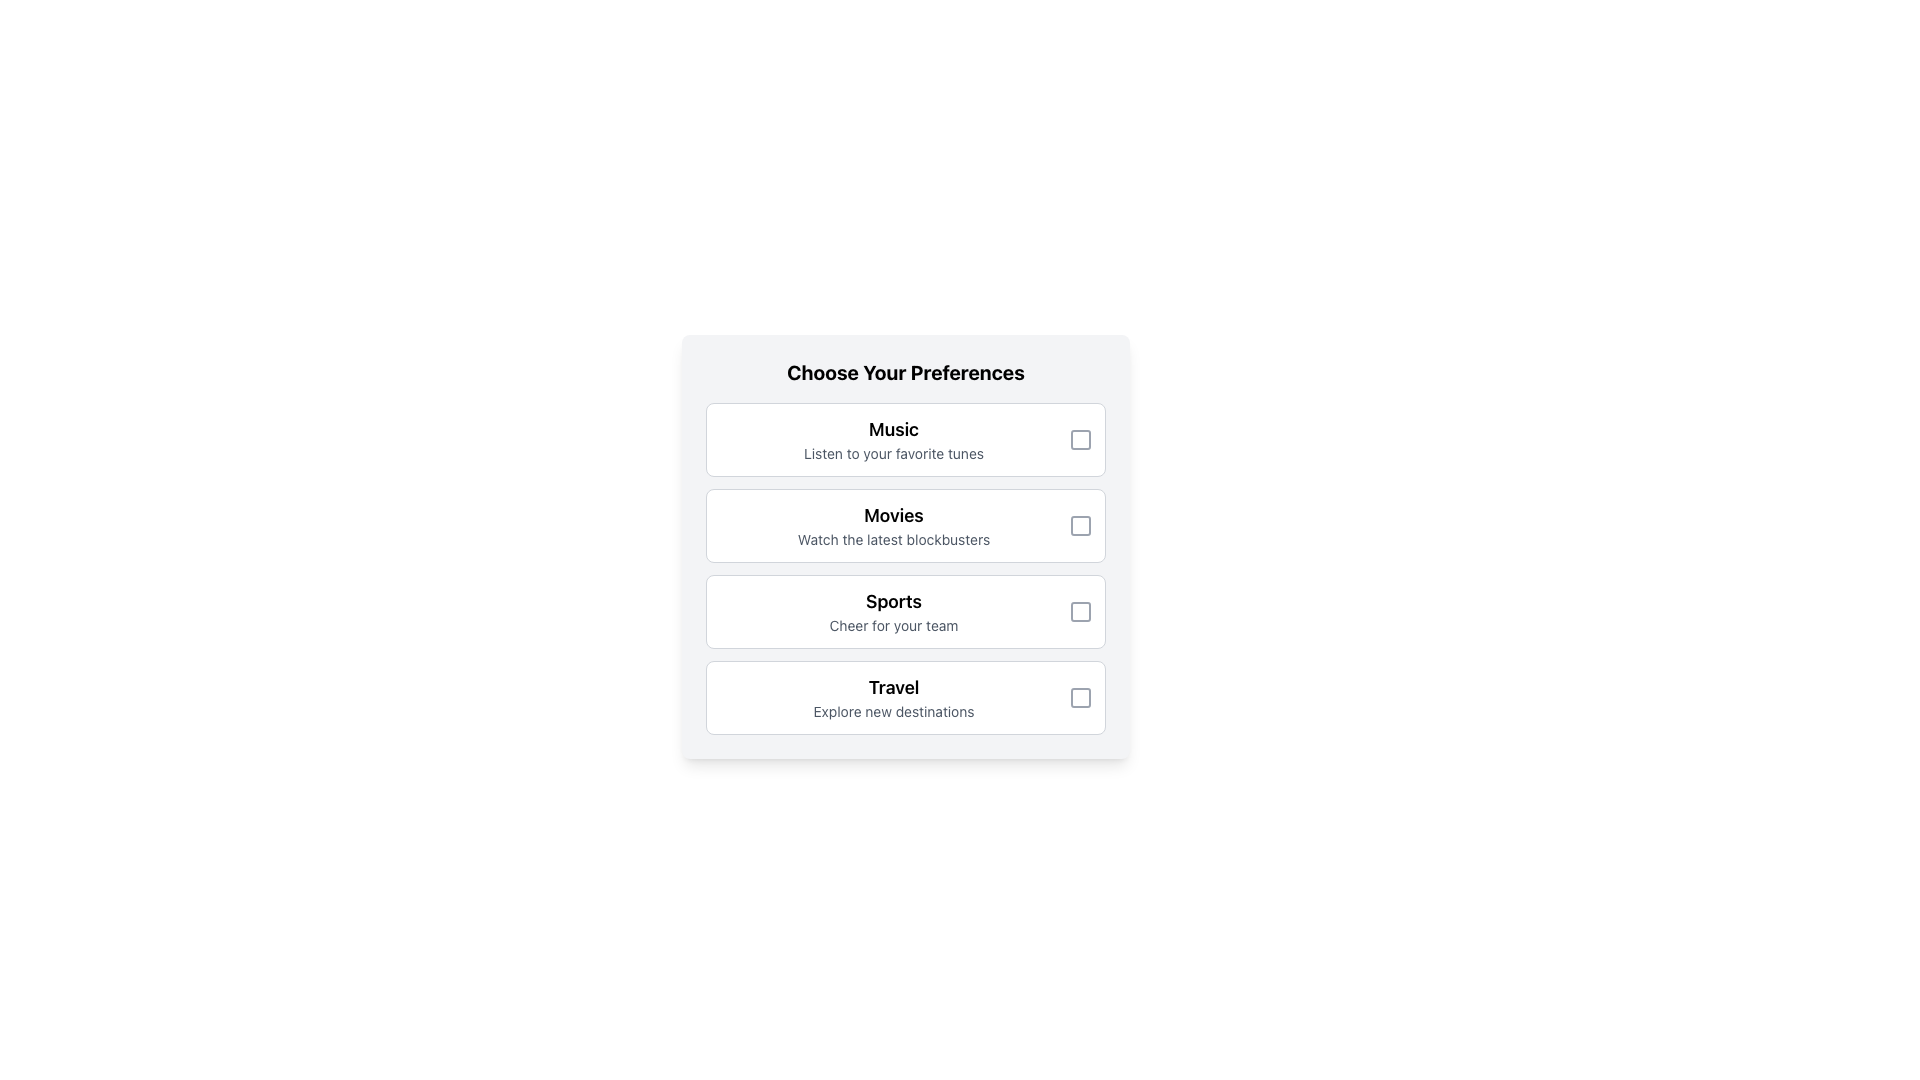  What do you see at coordinates (892, 711) in the screenshot?
I see `the text label that reads 'Explore new destinations', which is styled with small, gray text and located beneath the 'Travel' label within the fourth option block` at bounding box center [892, 711].